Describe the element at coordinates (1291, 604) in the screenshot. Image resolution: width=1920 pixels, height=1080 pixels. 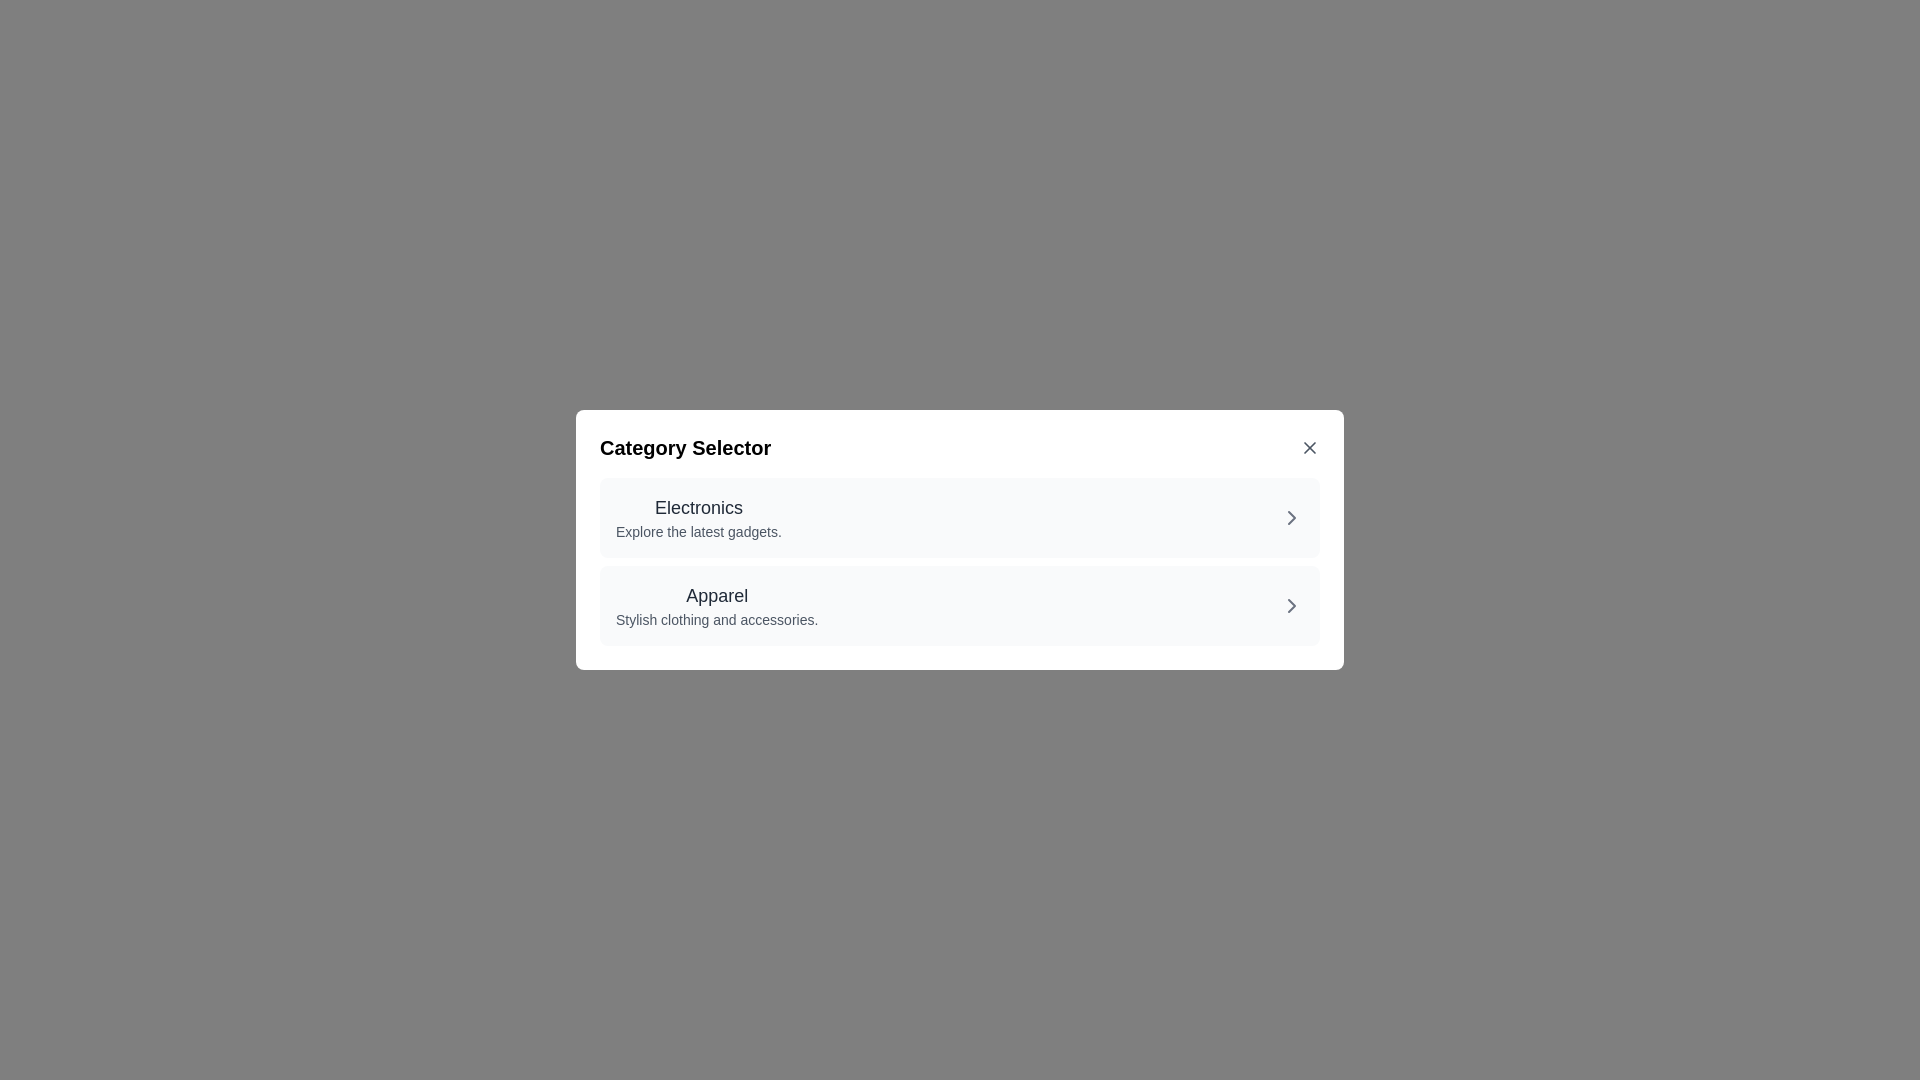
I see `the chevron-right icon` at that location.